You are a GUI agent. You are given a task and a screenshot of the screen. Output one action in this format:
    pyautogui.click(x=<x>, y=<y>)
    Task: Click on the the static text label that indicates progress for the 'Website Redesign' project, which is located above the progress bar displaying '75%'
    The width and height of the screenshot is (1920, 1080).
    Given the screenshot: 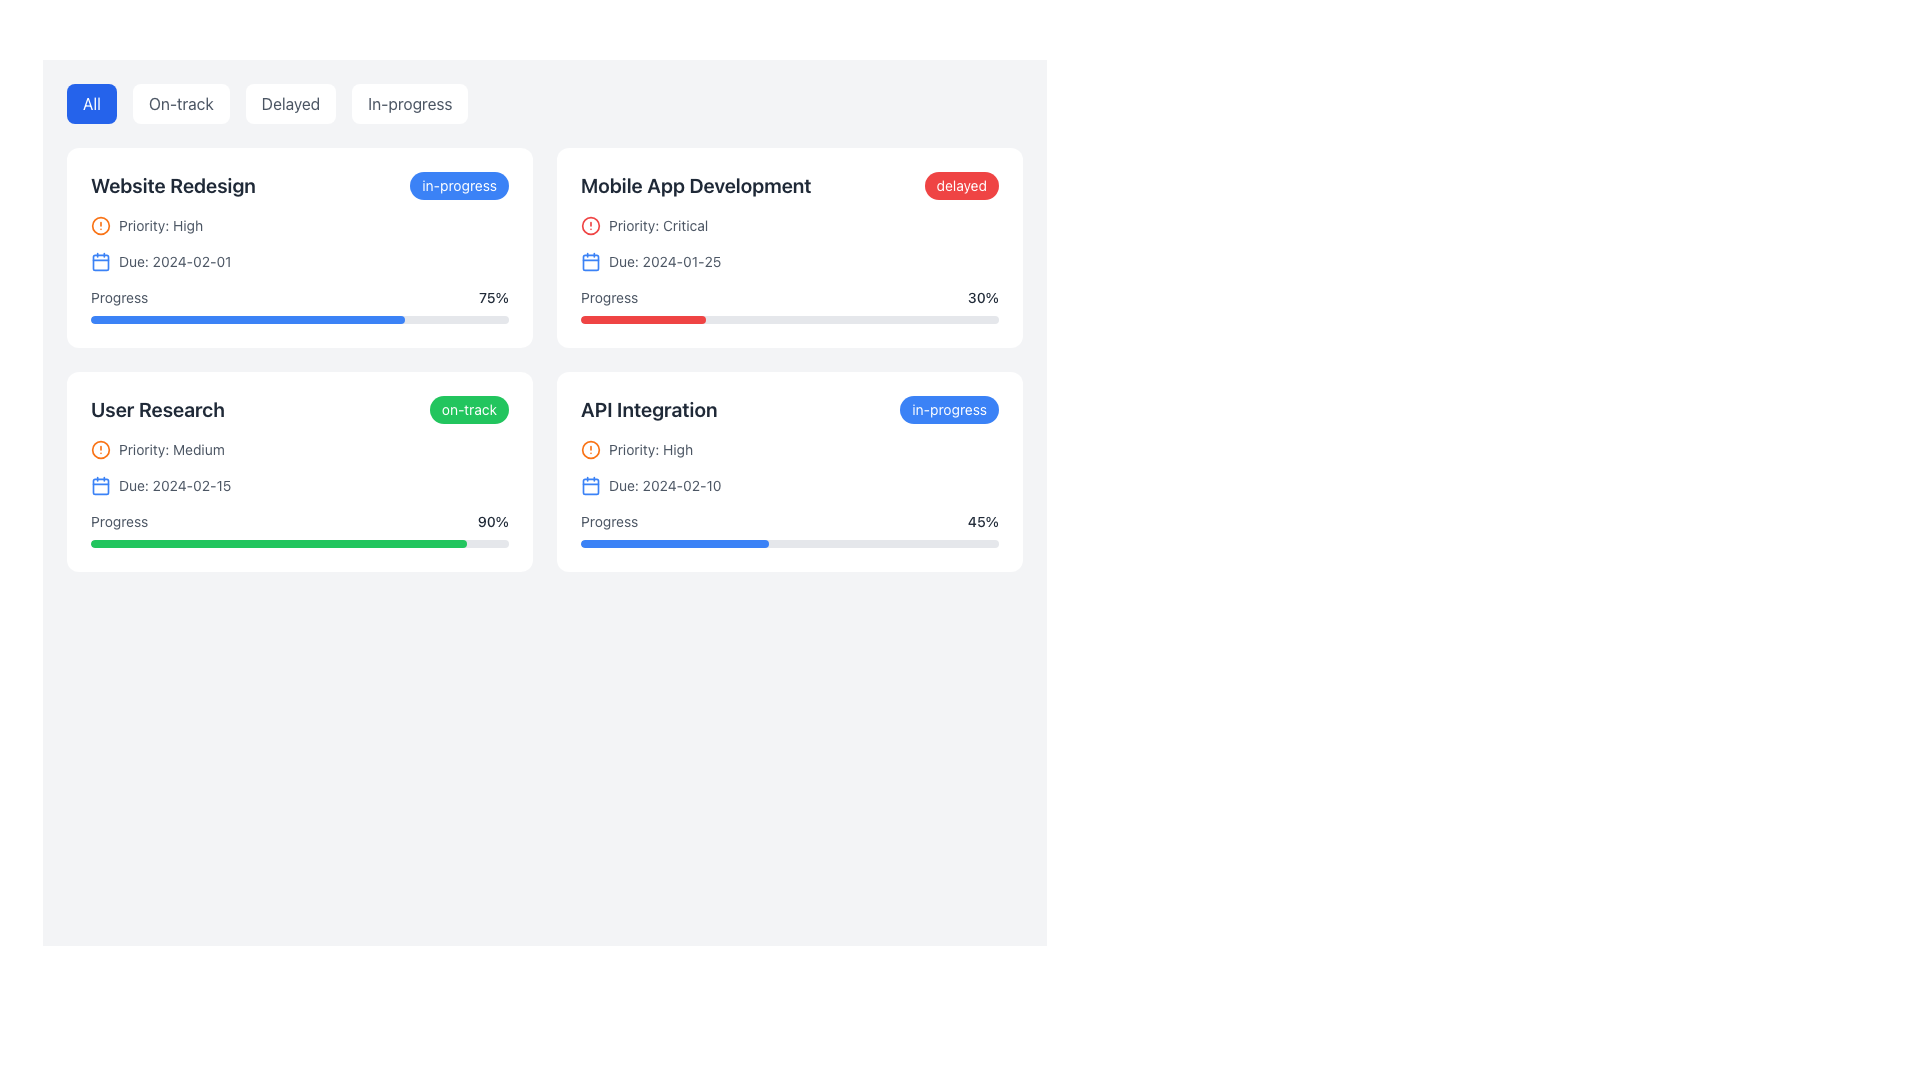 What is the action you would take?
    pyautogui.click(x=118, y=297)
    